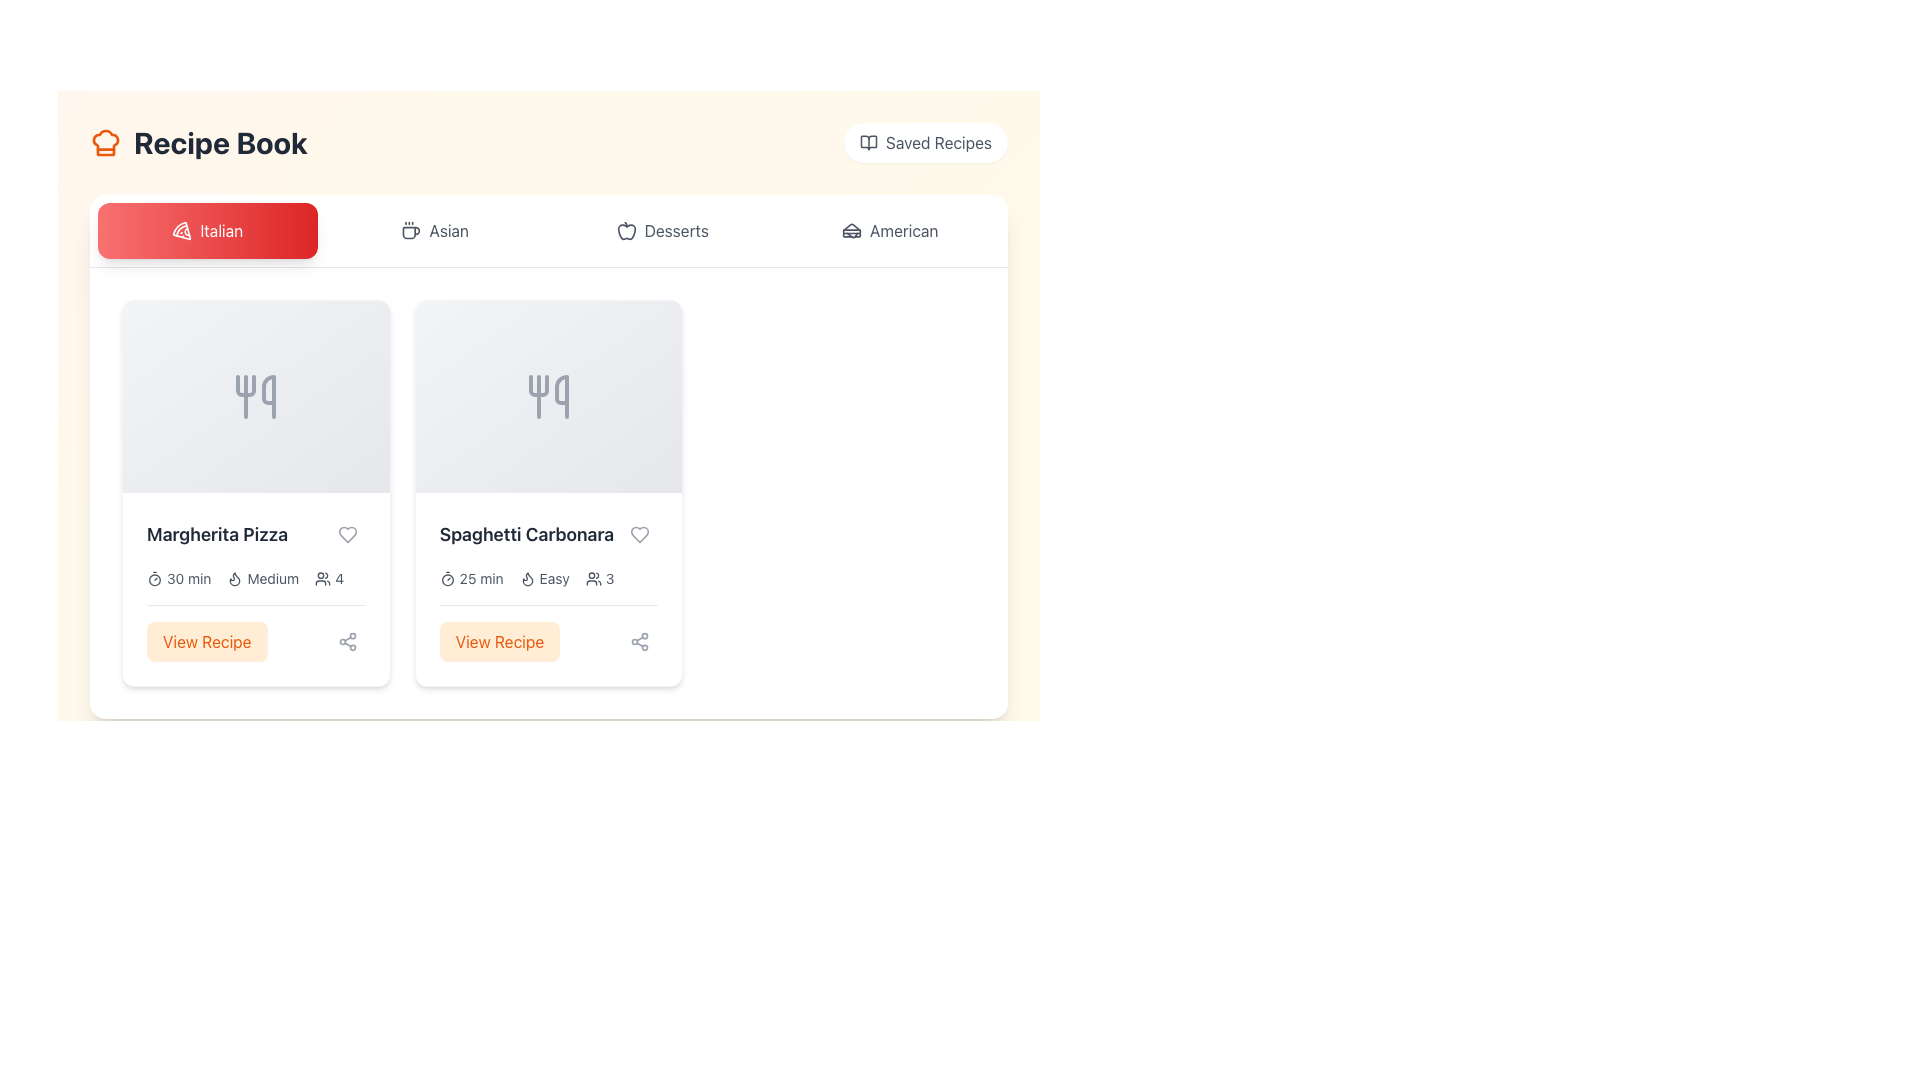  What do you see at coordinates (410, 230) in the screenshot?
I see `the 'Asian' navigation button which contains a coffee cup icon positioned` at bounding box center [410, 230].